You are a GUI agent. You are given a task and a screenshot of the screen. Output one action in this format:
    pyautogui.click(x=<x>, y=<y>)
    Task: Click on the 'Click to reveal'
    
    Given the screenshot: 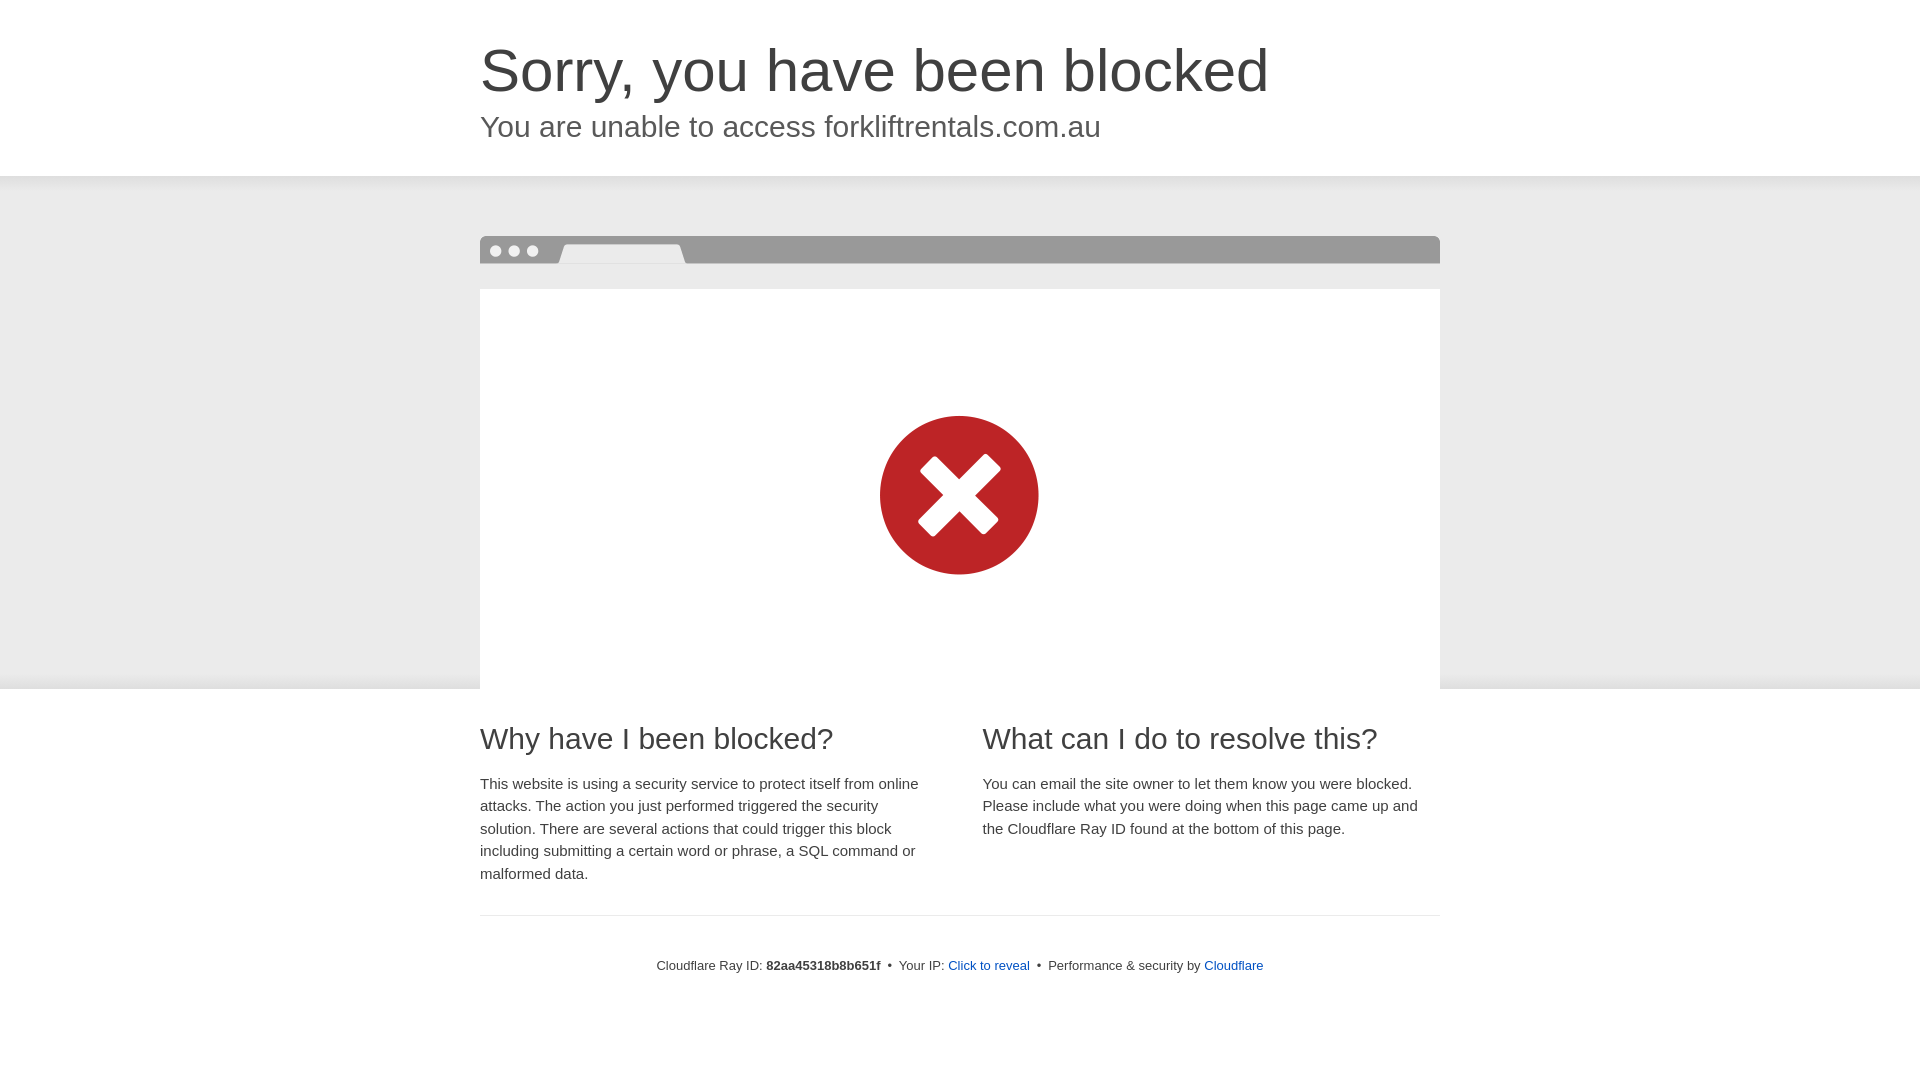 What is the action you would take?
    pyautogui.click(x=988, y=964)
    